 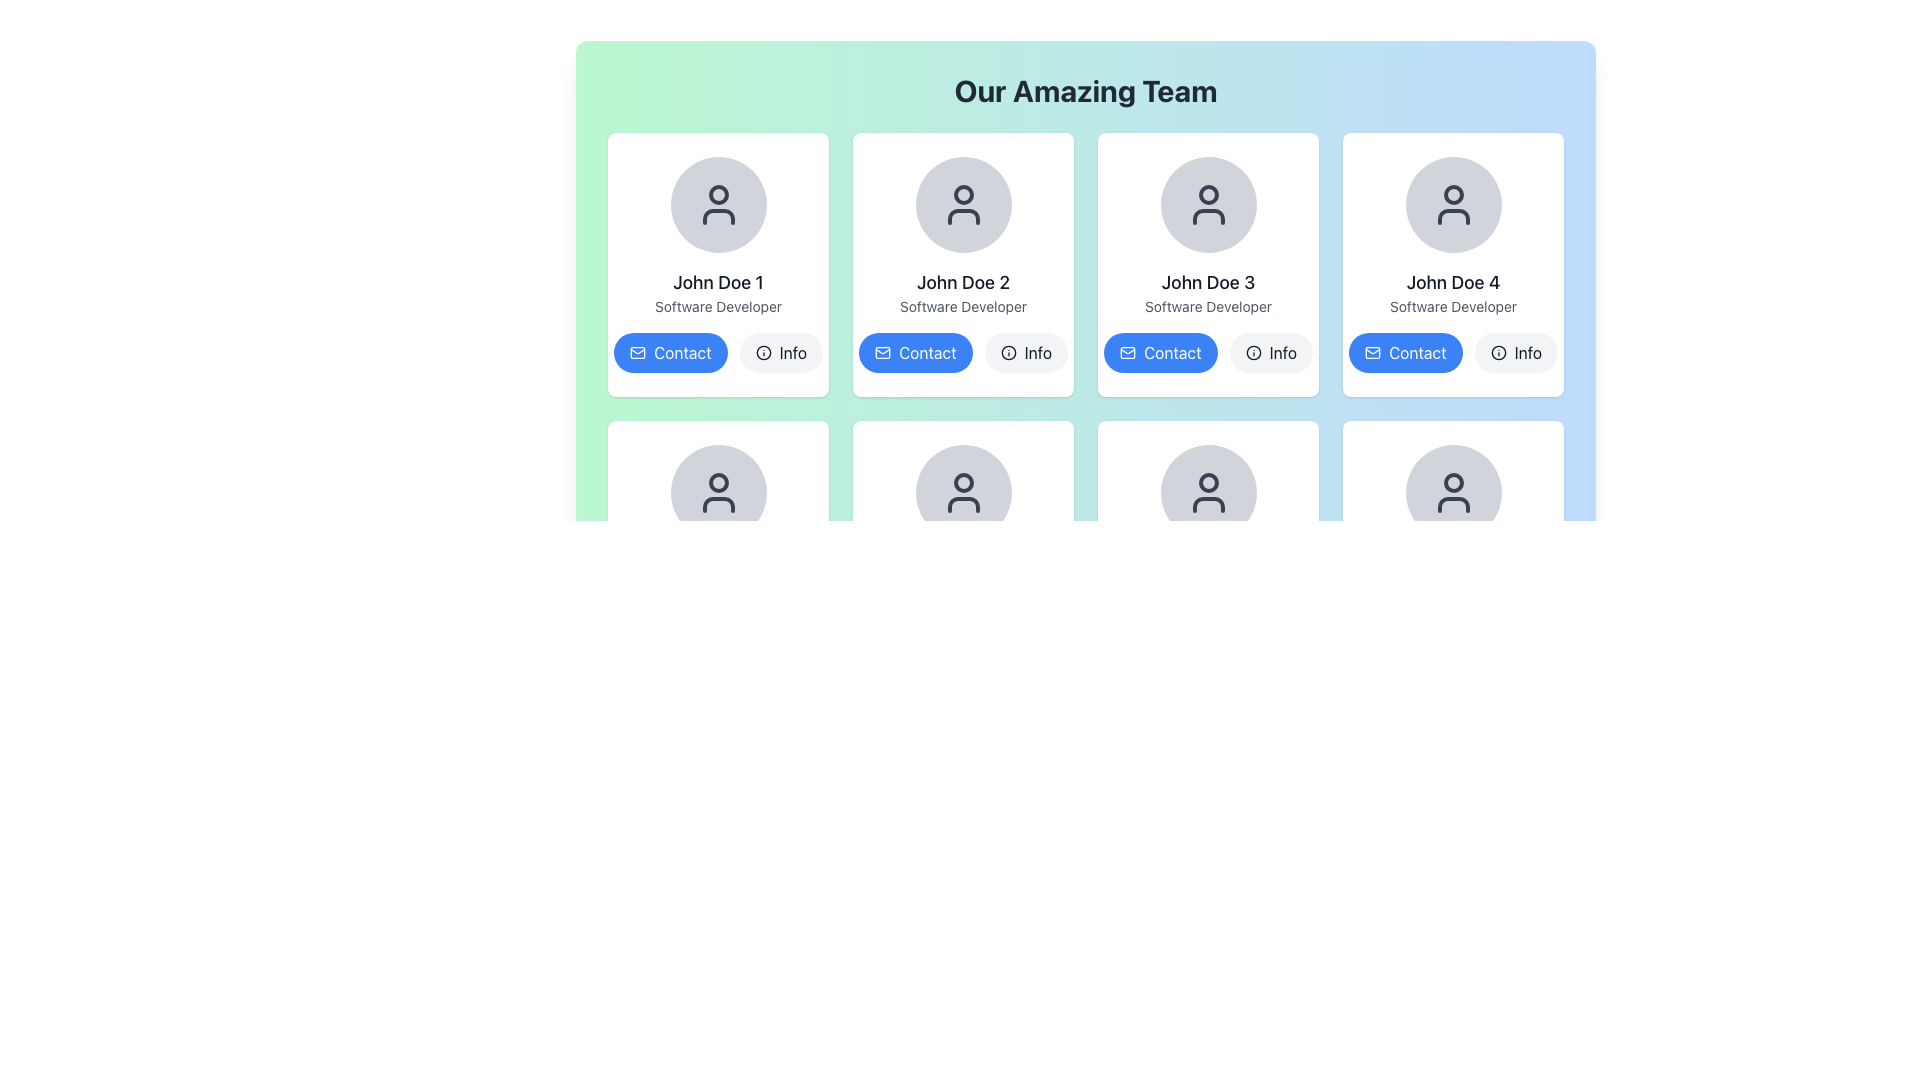 I want to click on descriptive label text located in the fourth profile card from the left in the team section, positioned beneath 'John Doe 4' and above the action buttons, so click(x=1453, y=307).